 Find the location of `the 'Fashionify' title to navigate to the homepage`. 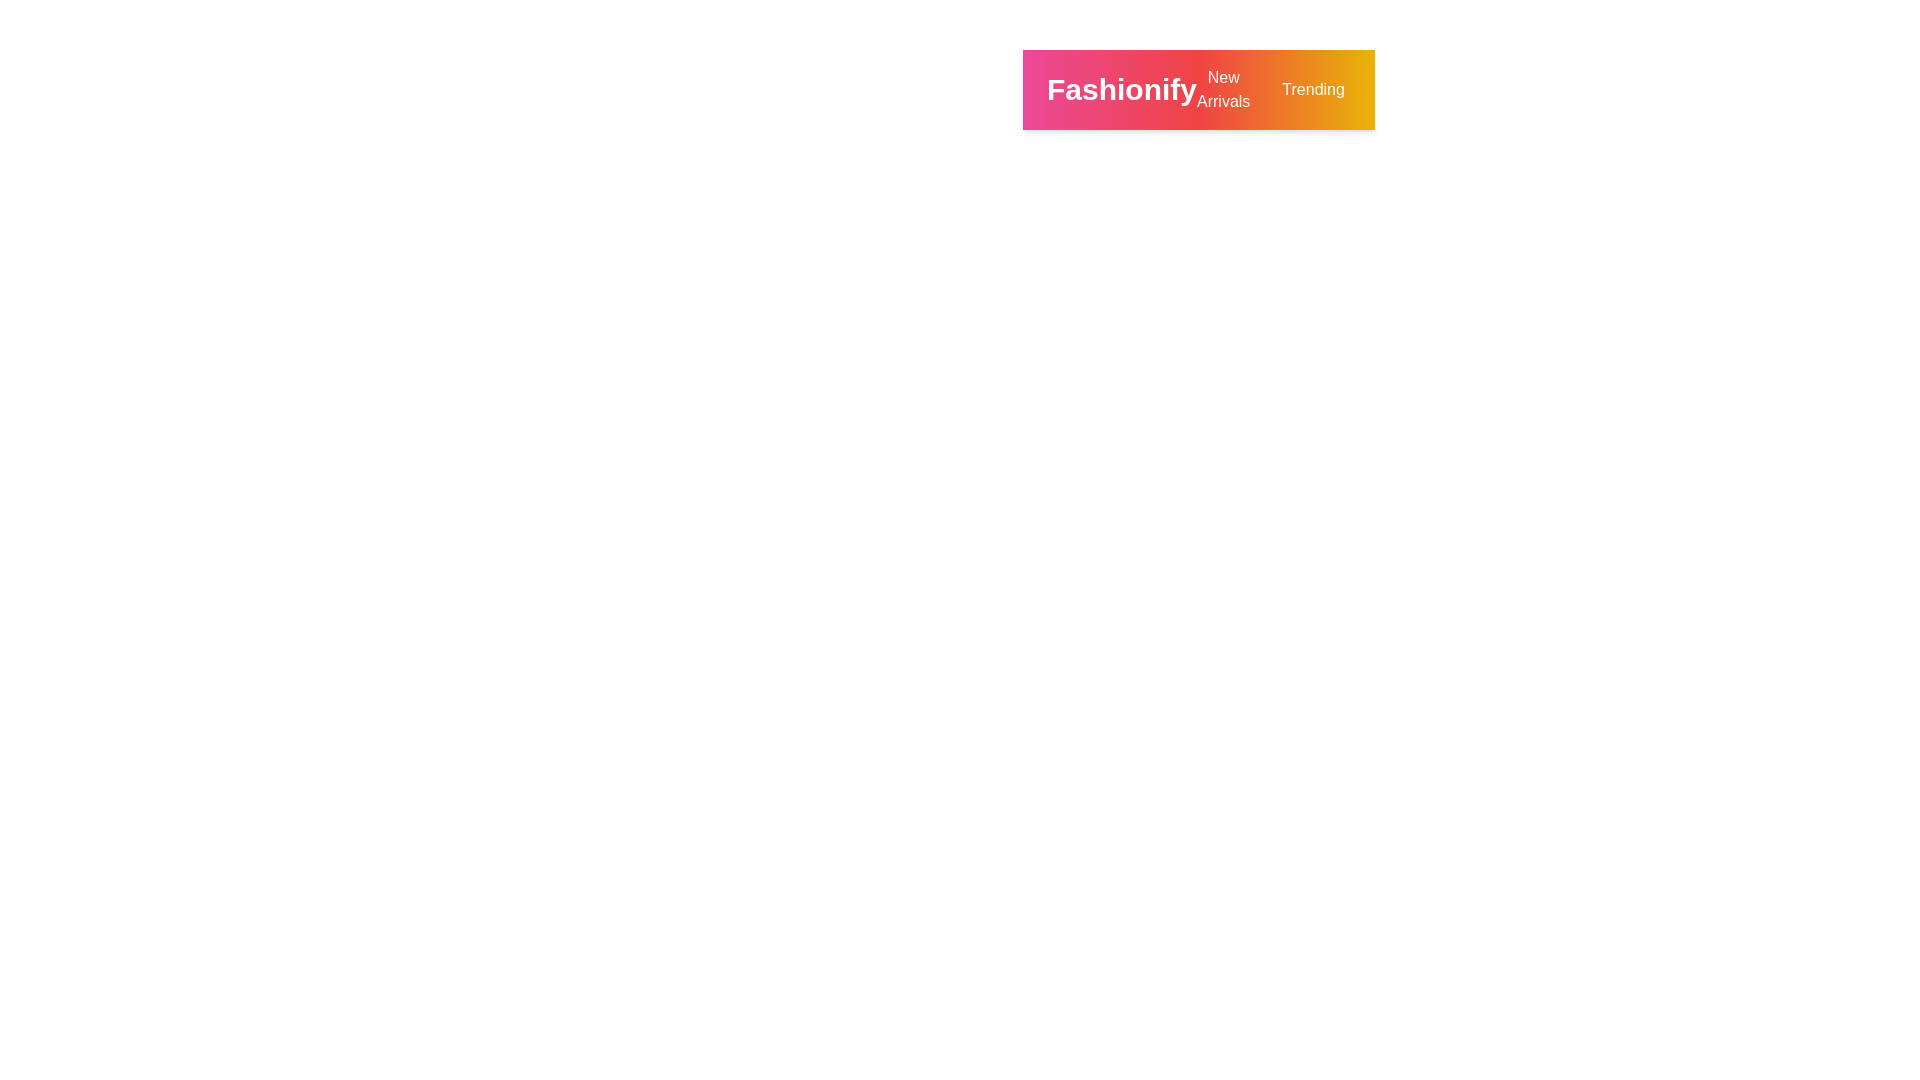

the 'Fashionify' title to navigate to the homepage is located at coordinates (1122, 88).